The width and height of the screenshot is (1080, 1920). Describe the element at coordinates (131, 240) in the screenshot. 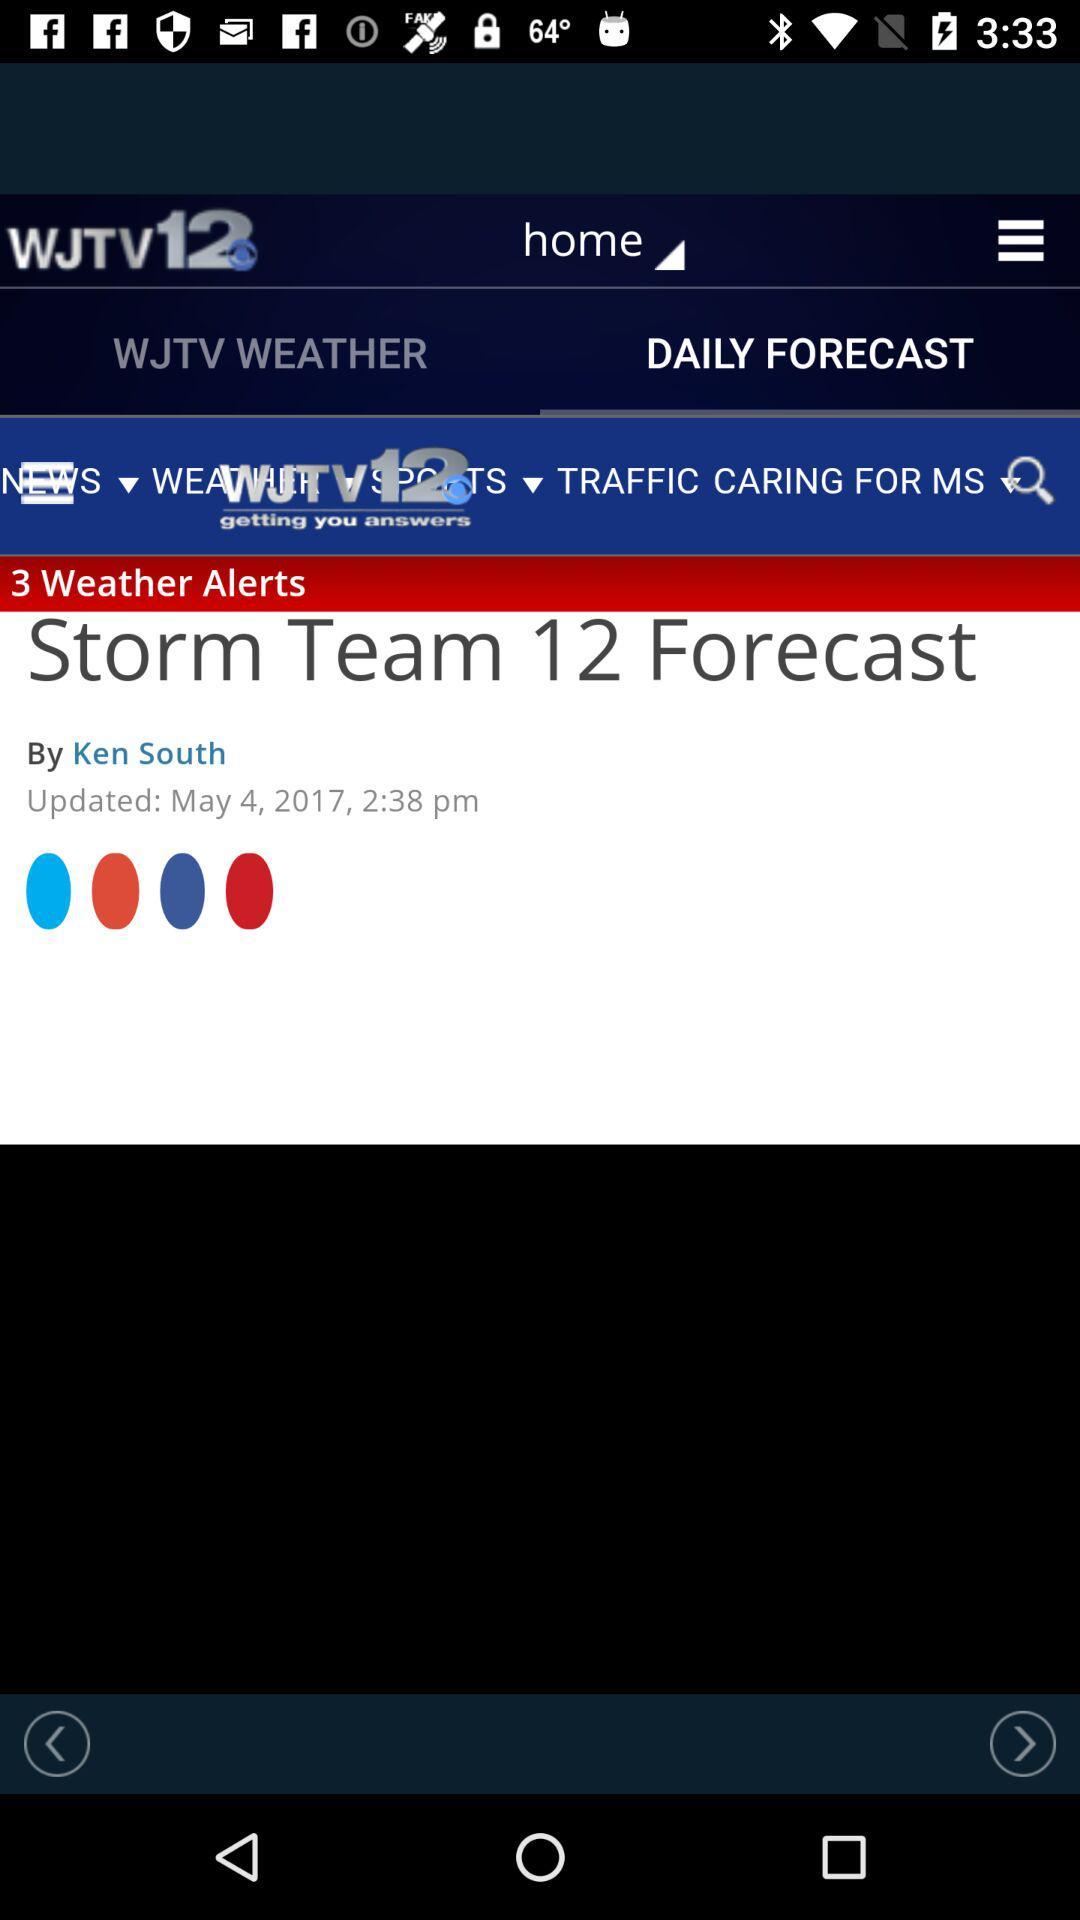

I see `item to the left of home item` at that location.